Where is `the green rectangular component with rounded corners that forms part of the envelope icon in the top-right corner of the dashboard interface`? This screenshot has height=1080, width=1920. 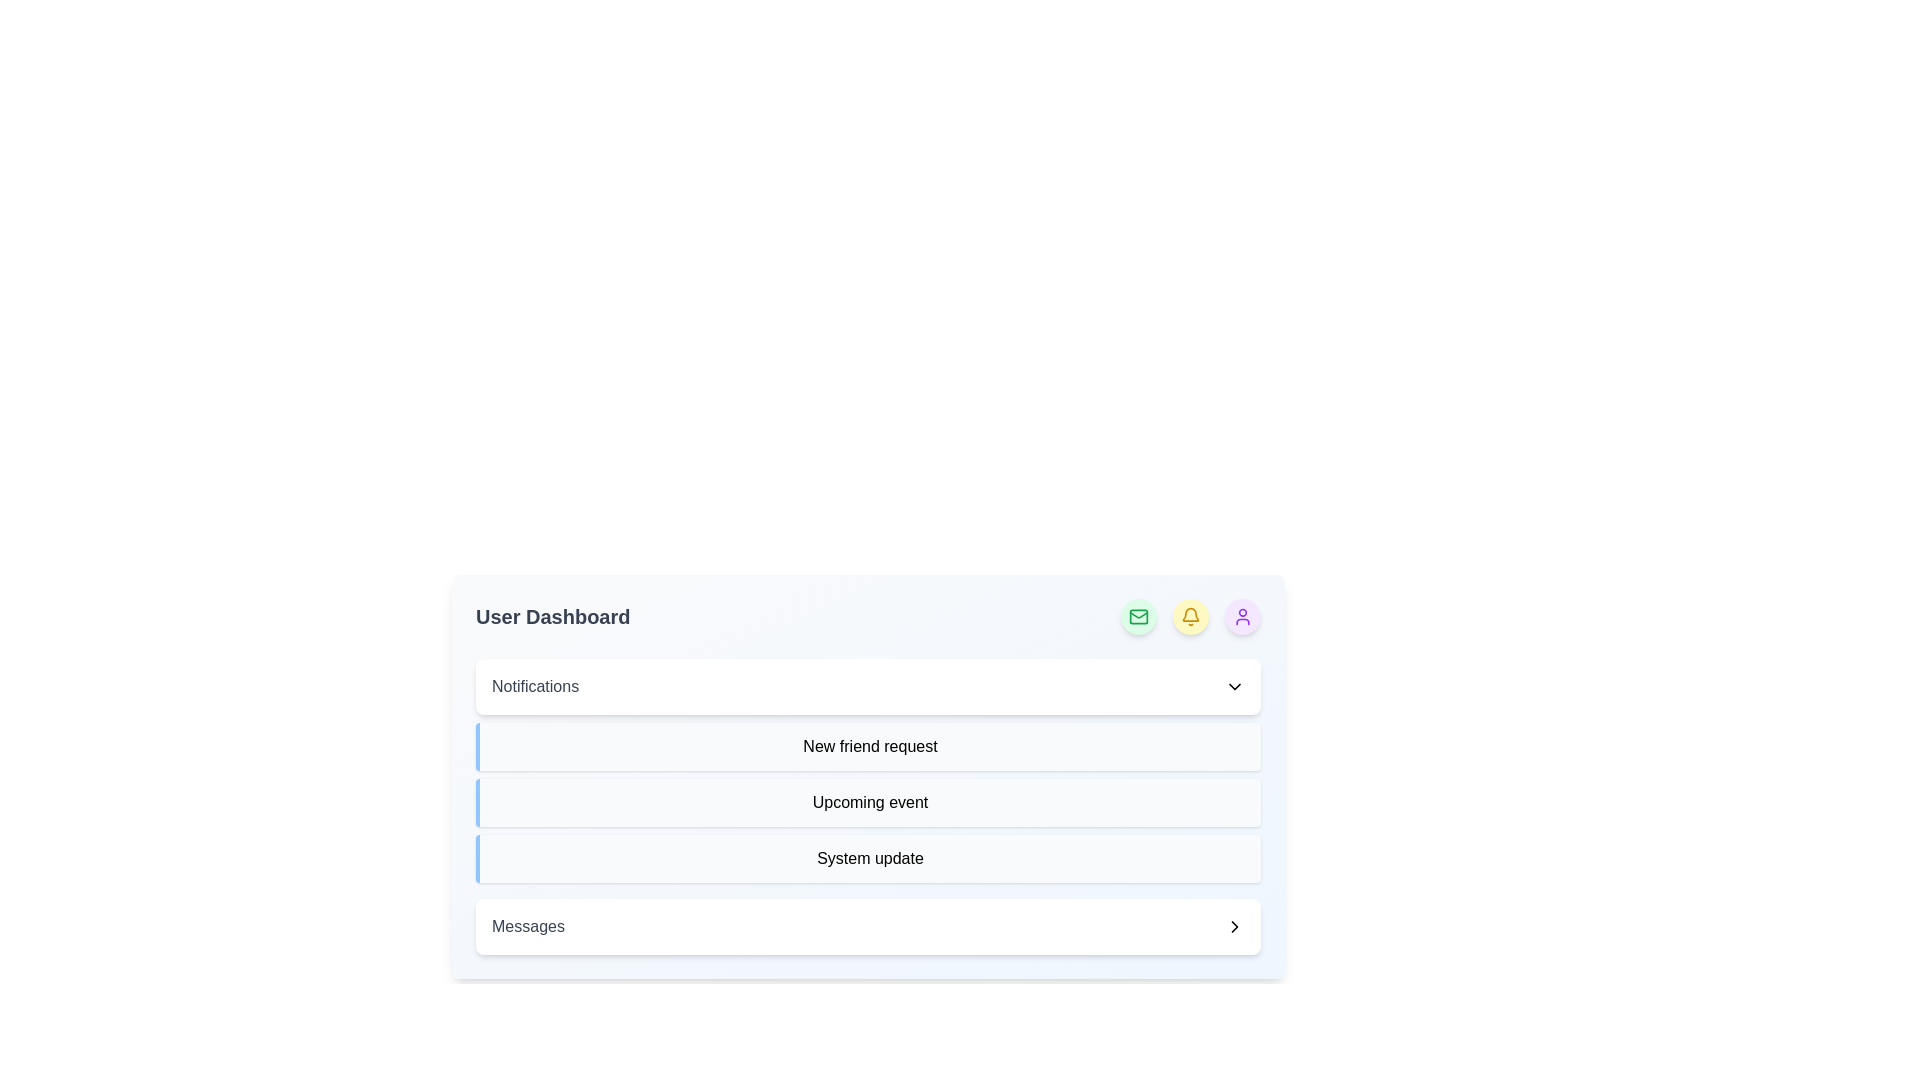
the green rectangular component with rounded corners that forms part of the envelope icon in the top-right corner of the dashboard interface is located at coordinates (1138, 616).